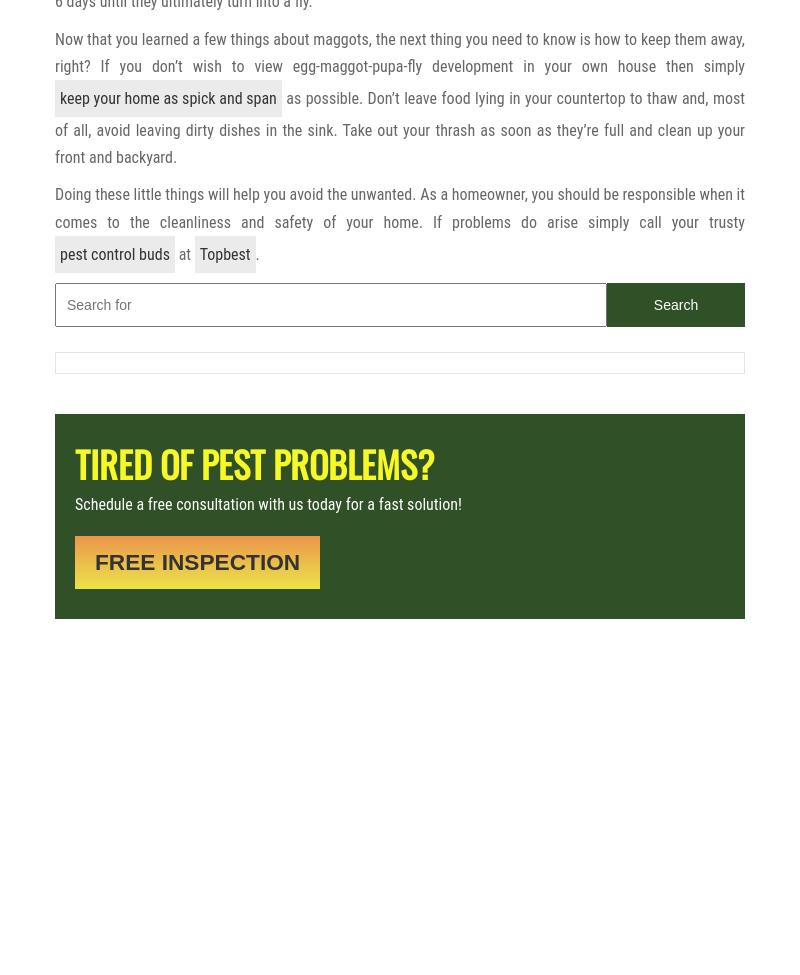  Describe the element at coordinates (224, 253) in the screenshot. I see `'Topbest'` at that location.